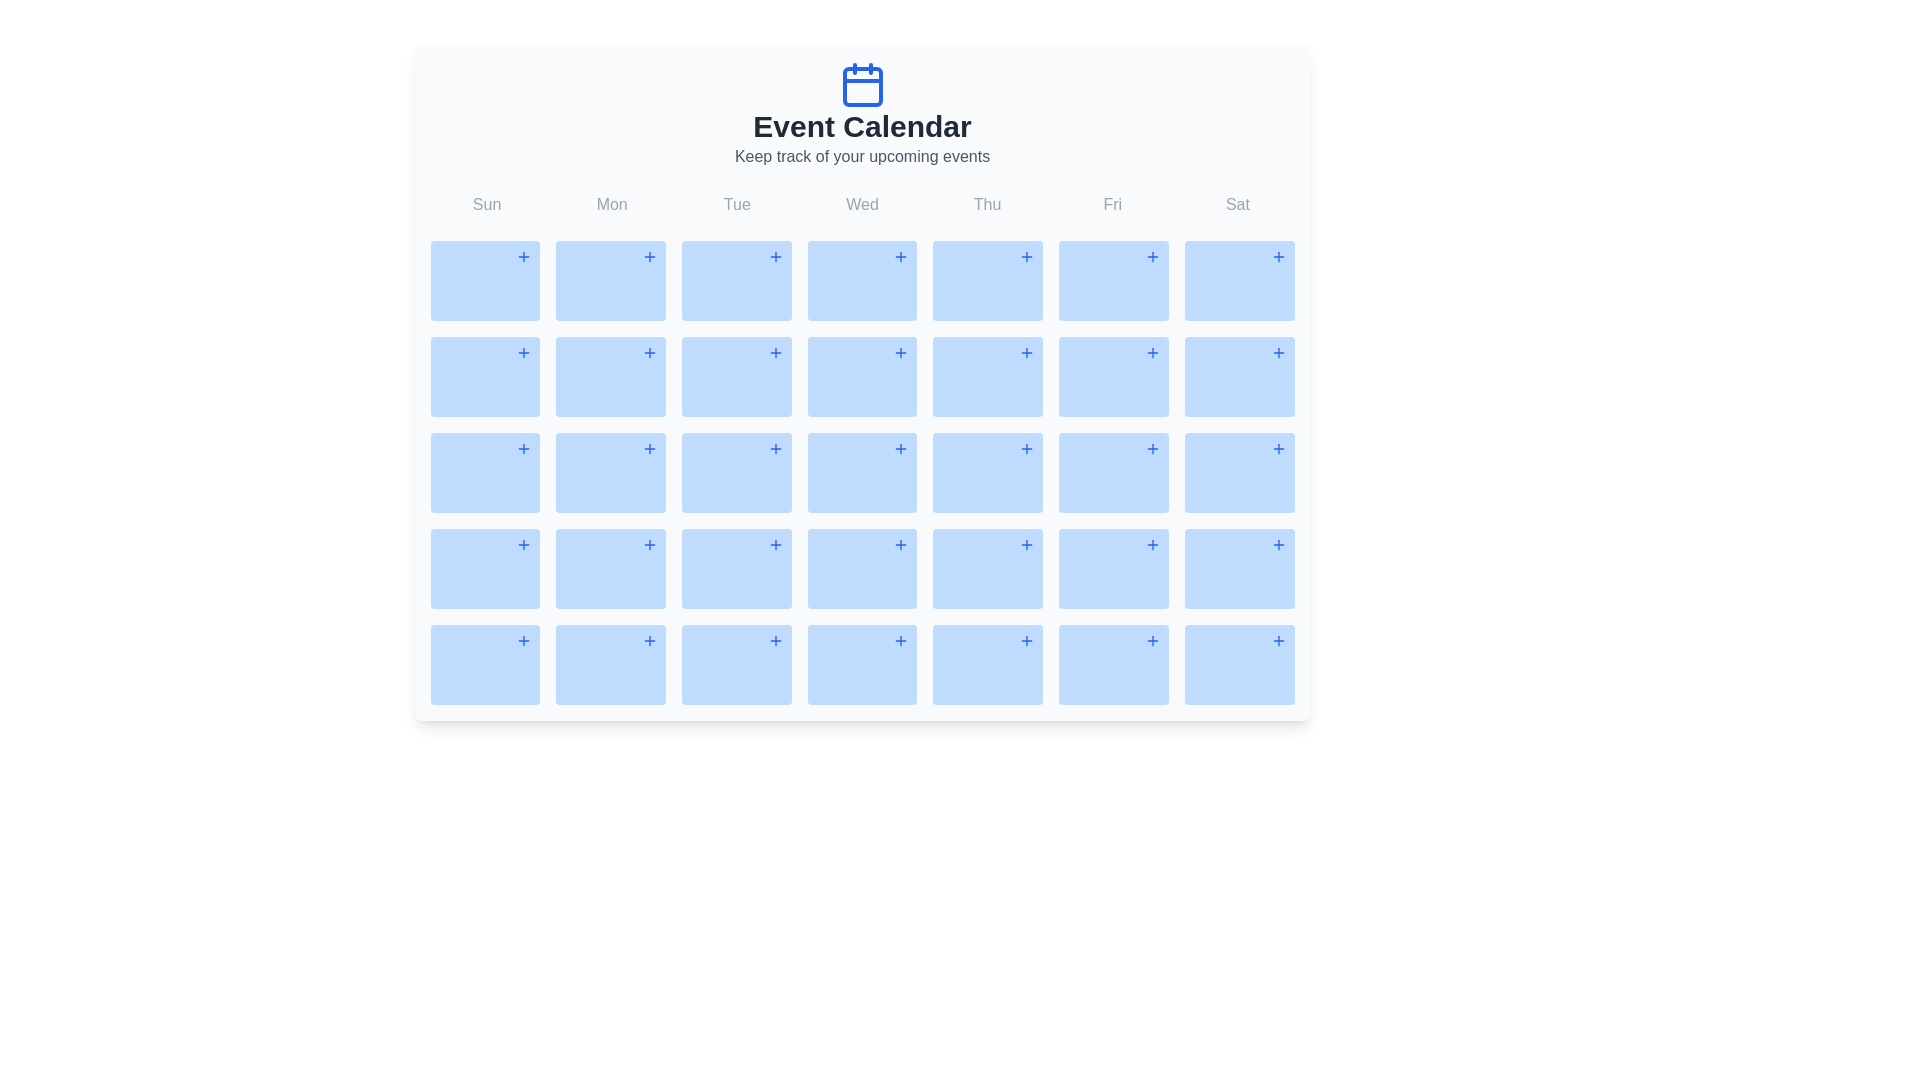  I want to click on the Calendar day cell located in the first row and second column, so click(610, 281).